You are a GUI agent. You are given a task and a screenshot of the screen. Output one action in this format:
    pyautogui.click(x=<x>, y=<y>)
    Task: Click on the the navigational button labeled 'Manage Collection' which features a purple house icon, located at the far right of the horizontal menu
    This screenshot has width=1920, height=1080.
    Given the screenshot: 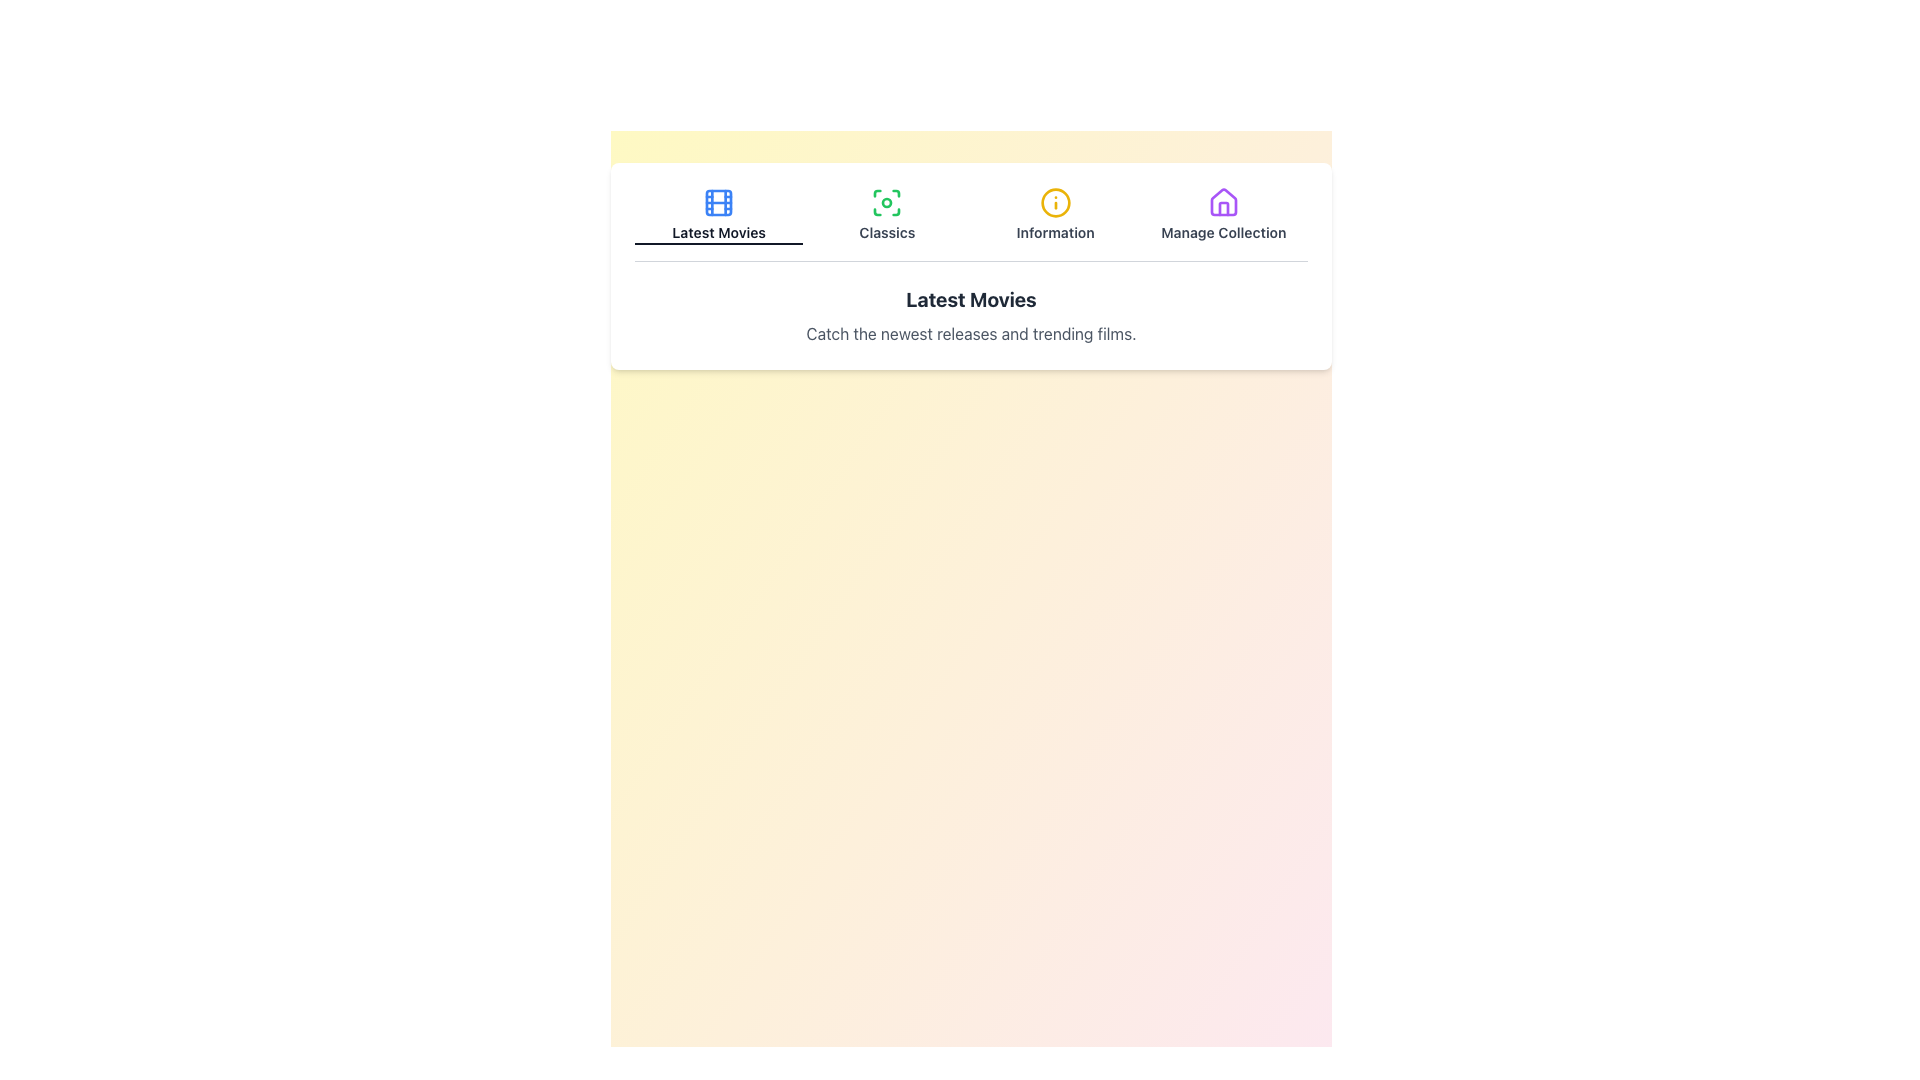 What is the action you would take?
    pyautogui.click(x=1222, y=216)
    